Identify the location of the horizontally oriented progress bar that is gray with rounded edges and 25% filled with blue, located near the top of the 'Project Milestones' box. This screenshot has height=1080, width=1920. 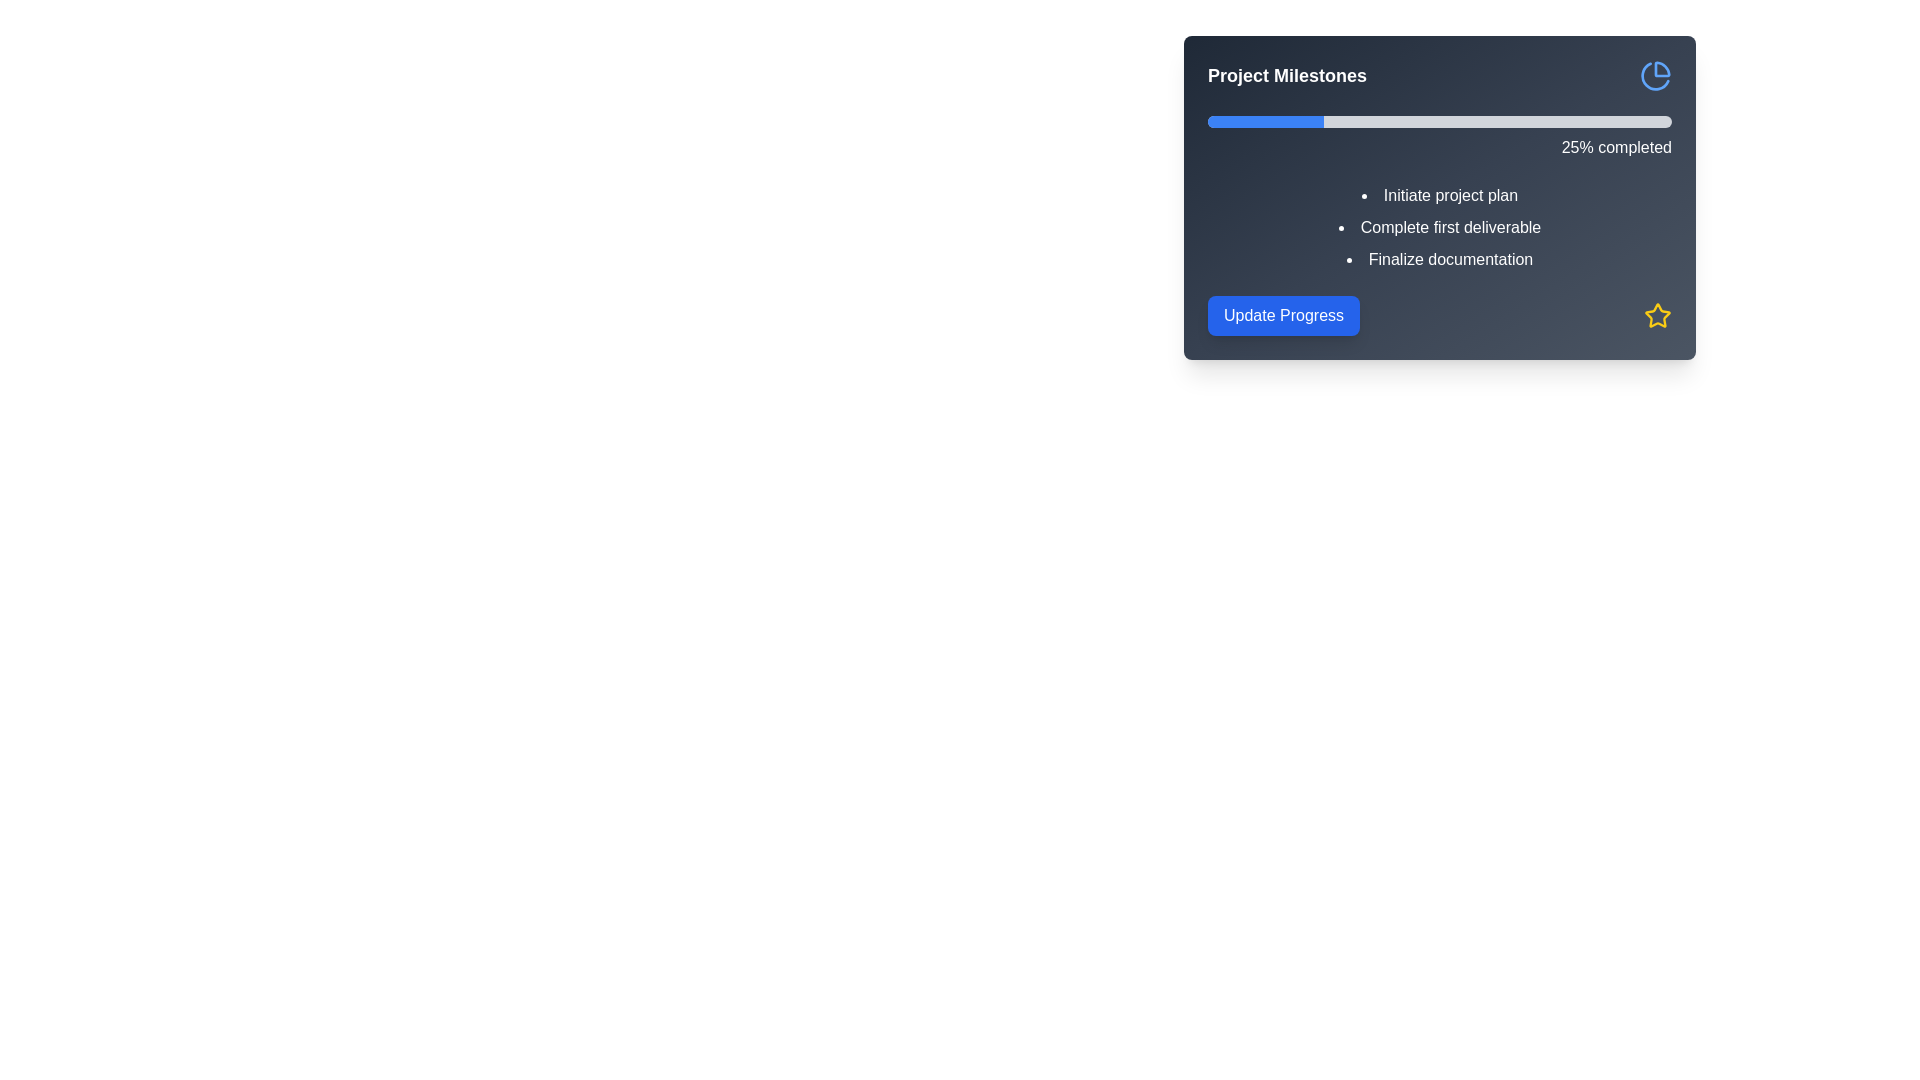
(1440, 122).